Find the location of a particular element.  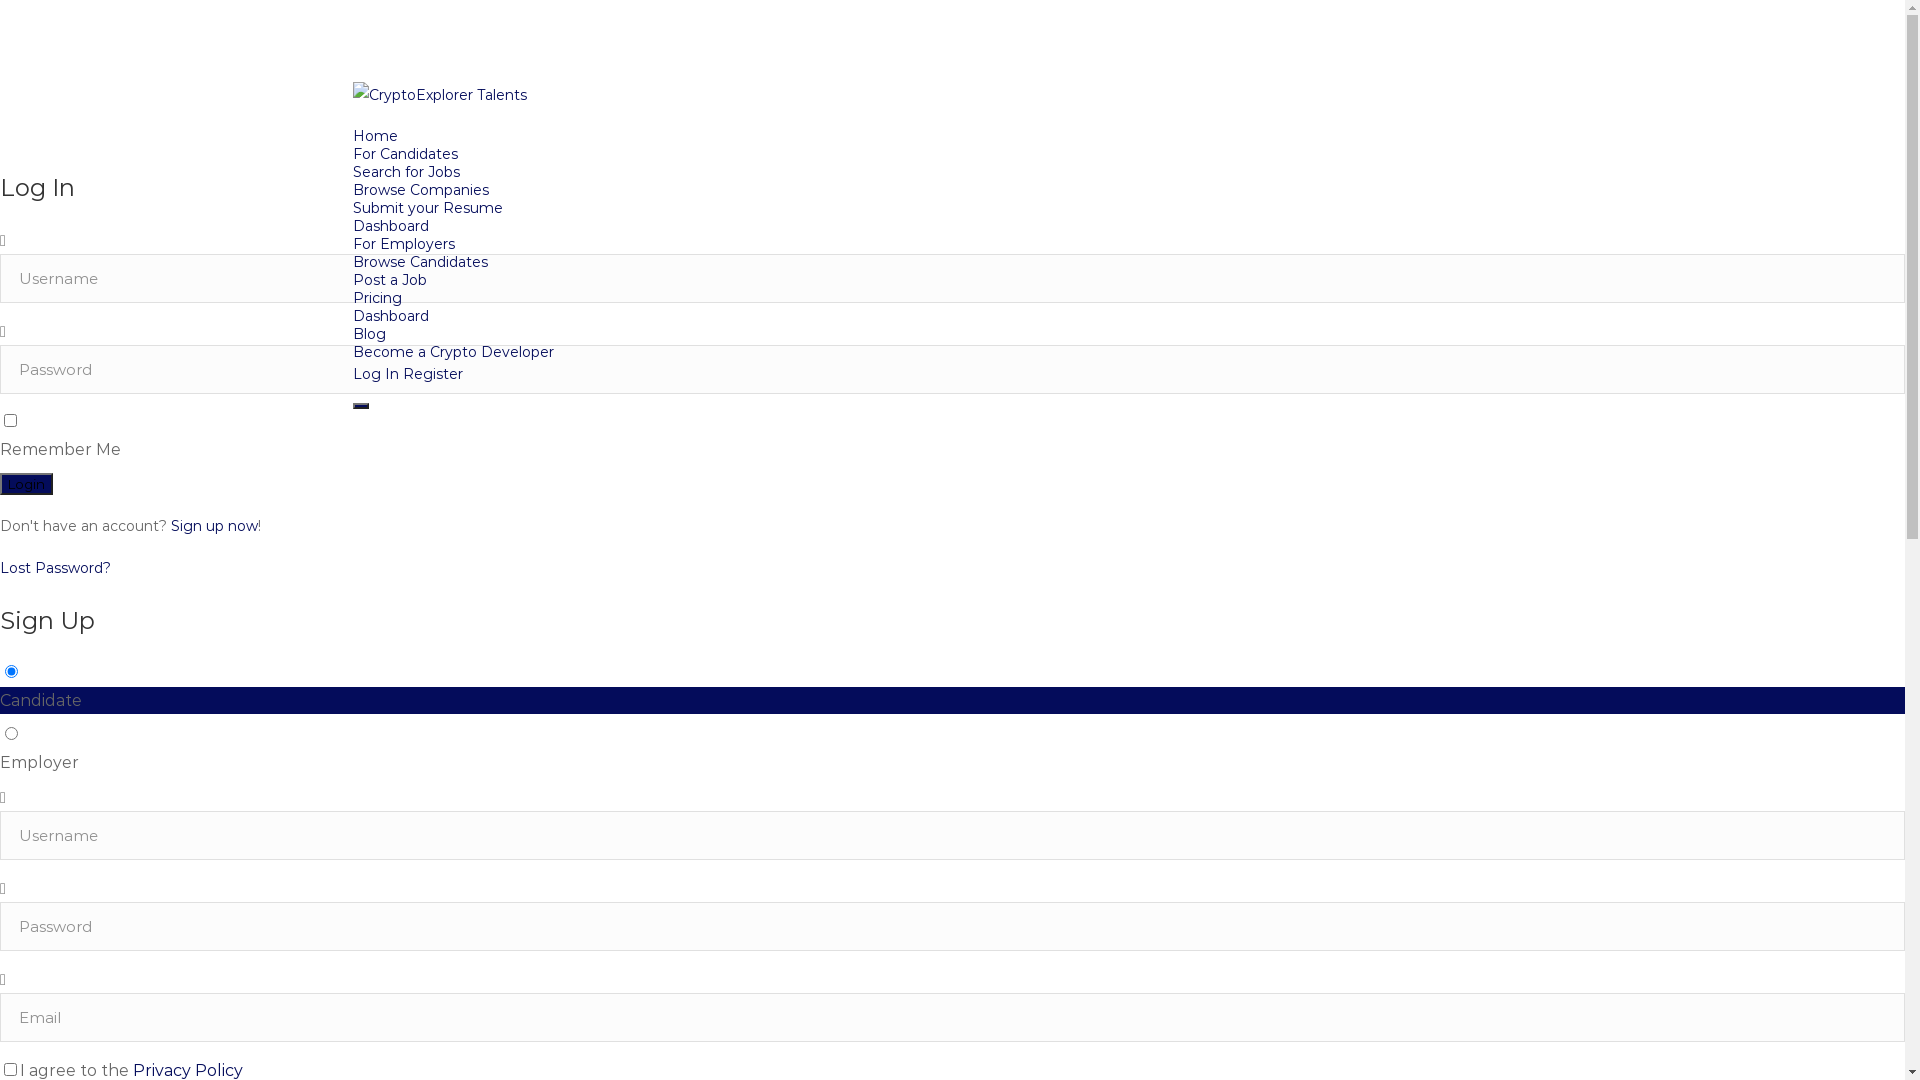

'For Employers' is located at coordinates (402, 242).